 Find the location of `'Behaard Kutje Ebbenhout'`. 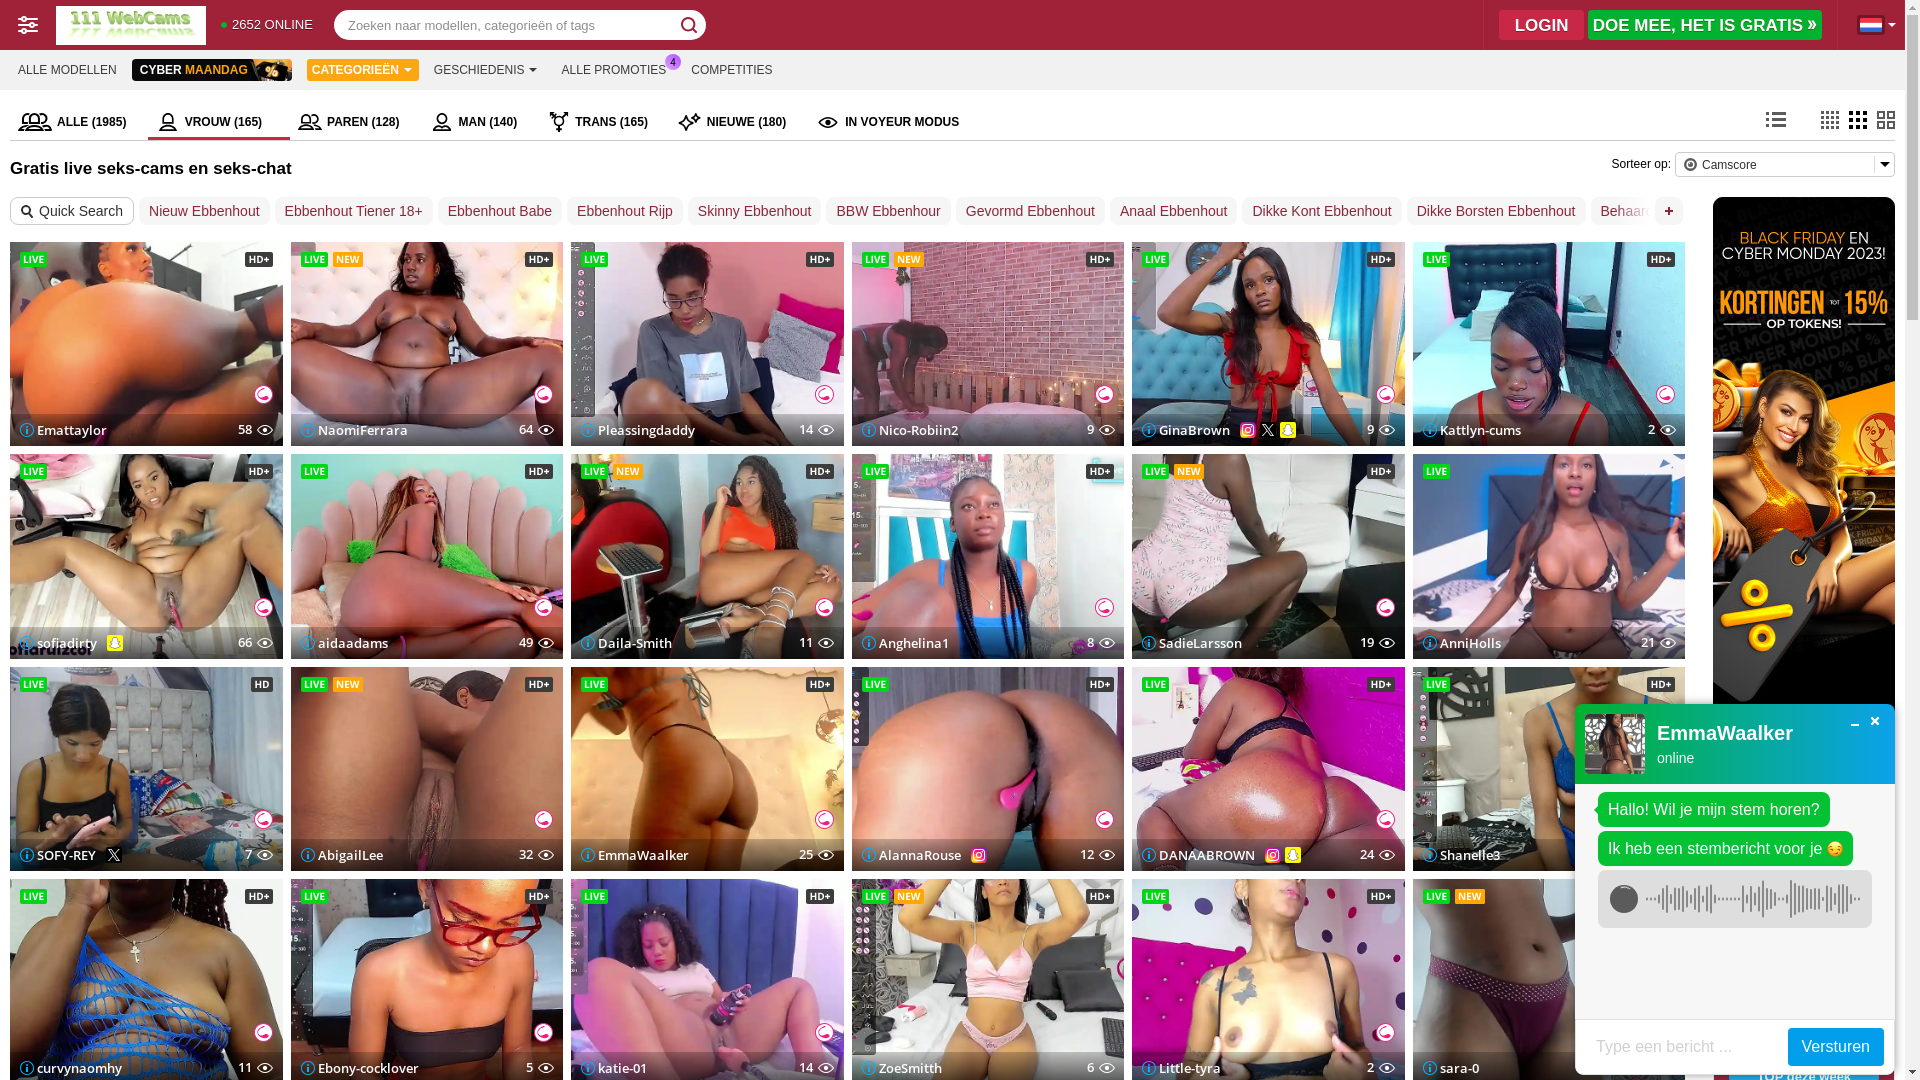

'Behaard Kutje Ebbenhout' is located at coordinates (1680, 211).